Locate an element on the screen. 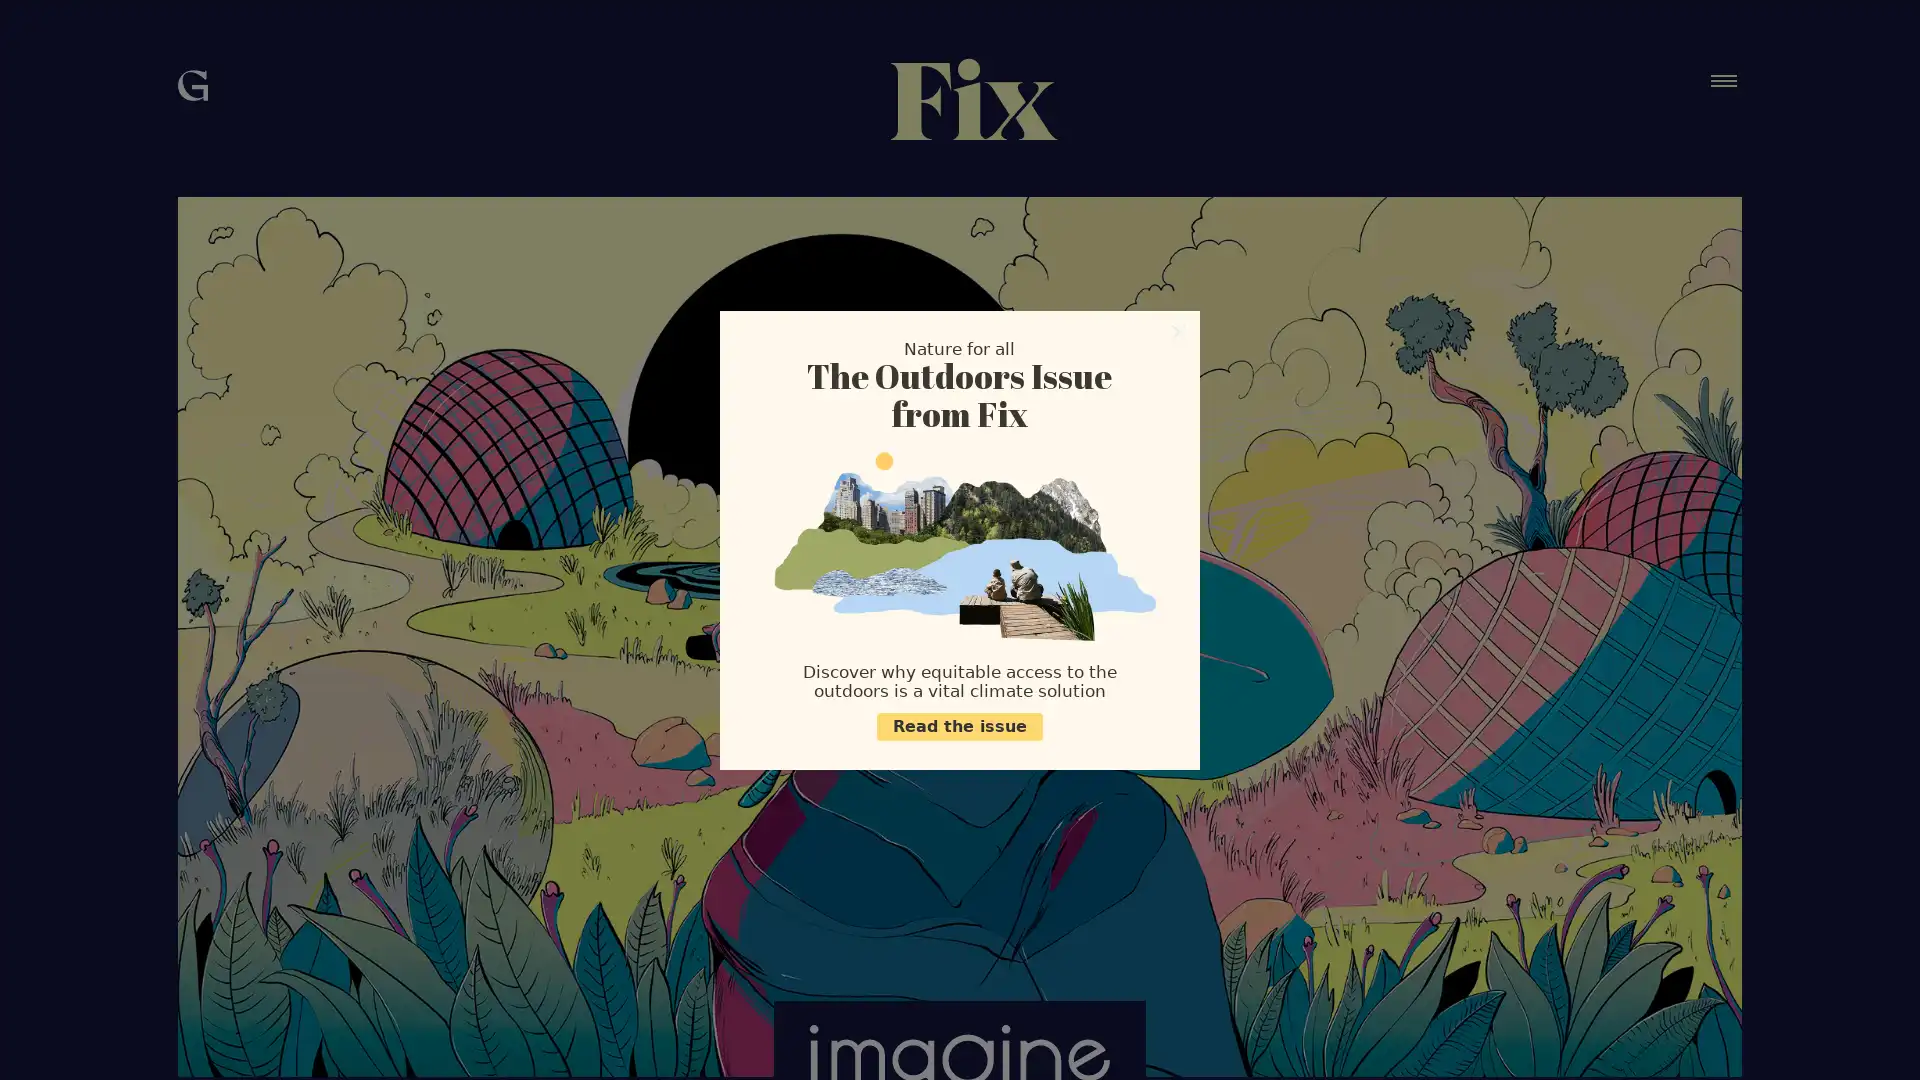 This screenshot has width=1920, height=1080. Read the issue is located at coordinates (960, 726).